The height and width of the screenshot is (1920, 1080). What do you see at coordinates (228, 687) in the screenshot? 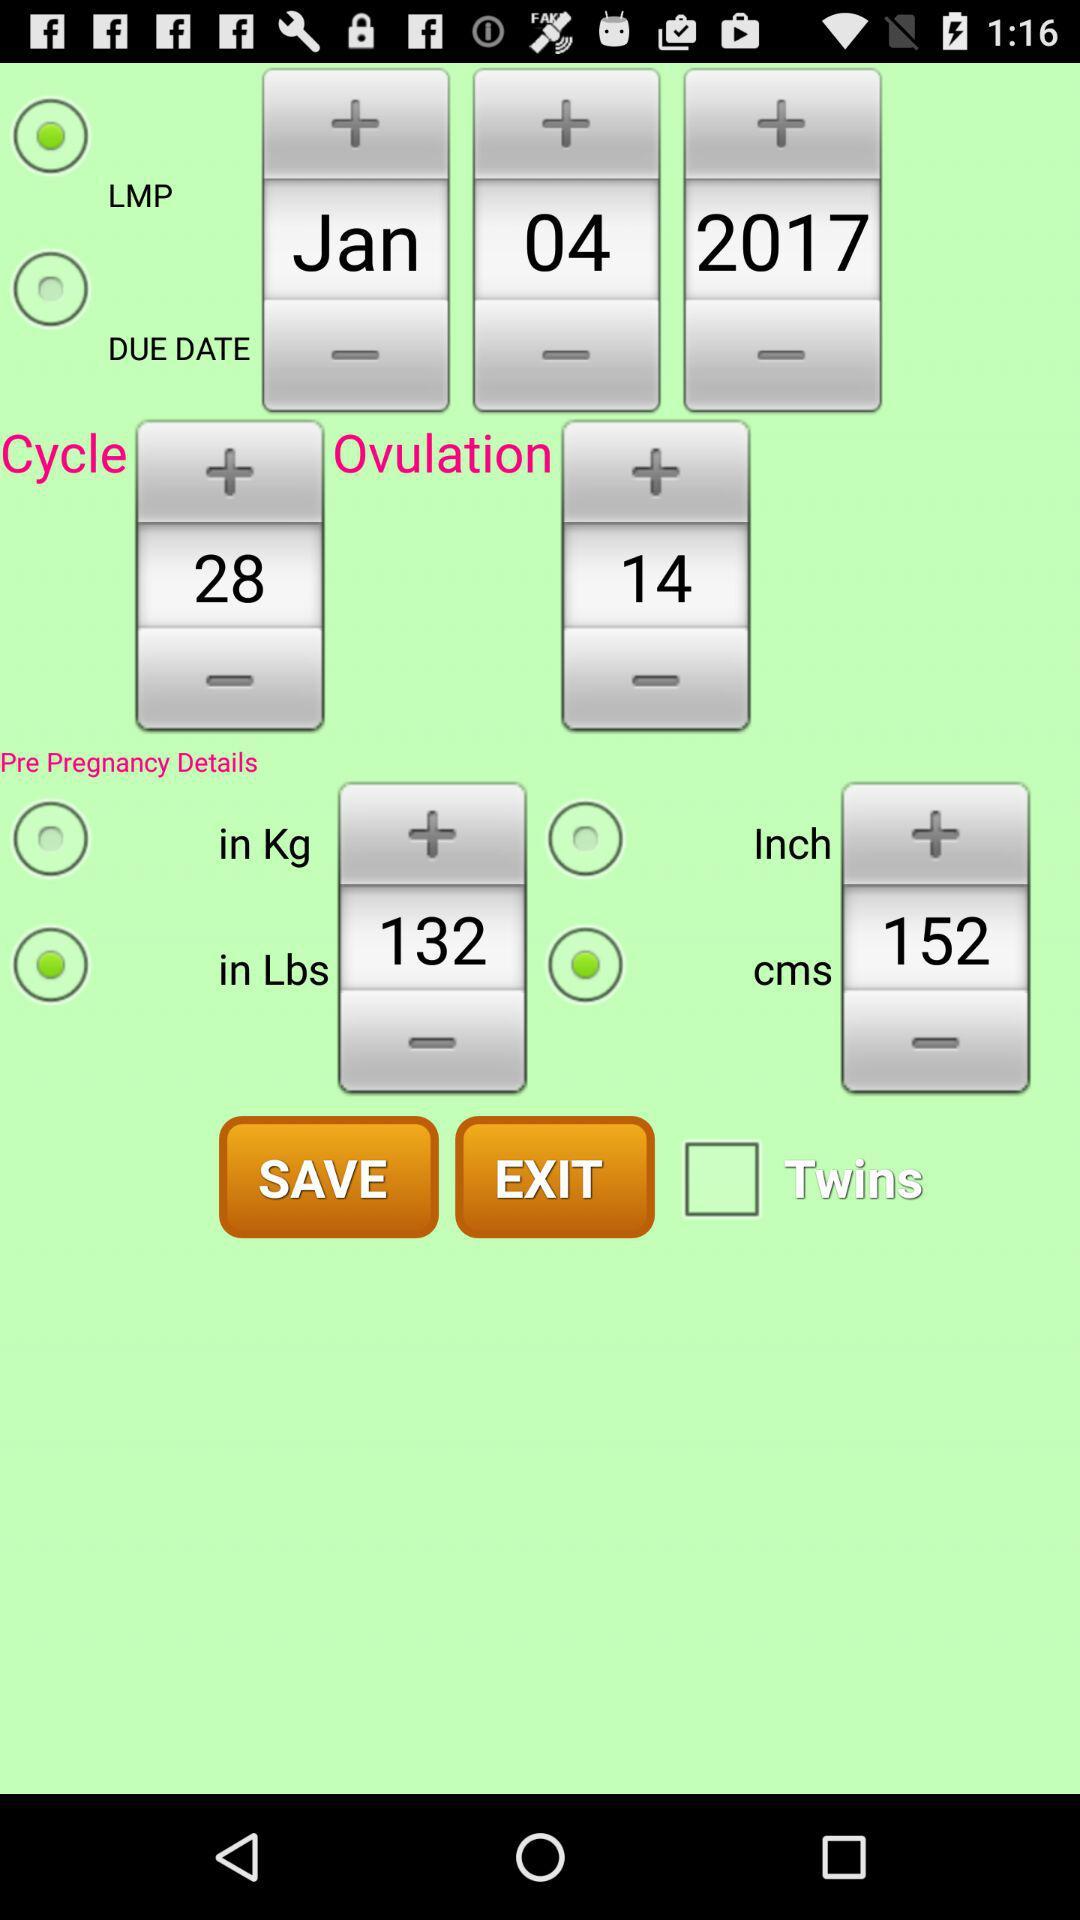
I see `reduce by one` at bounding box center [228, 687].